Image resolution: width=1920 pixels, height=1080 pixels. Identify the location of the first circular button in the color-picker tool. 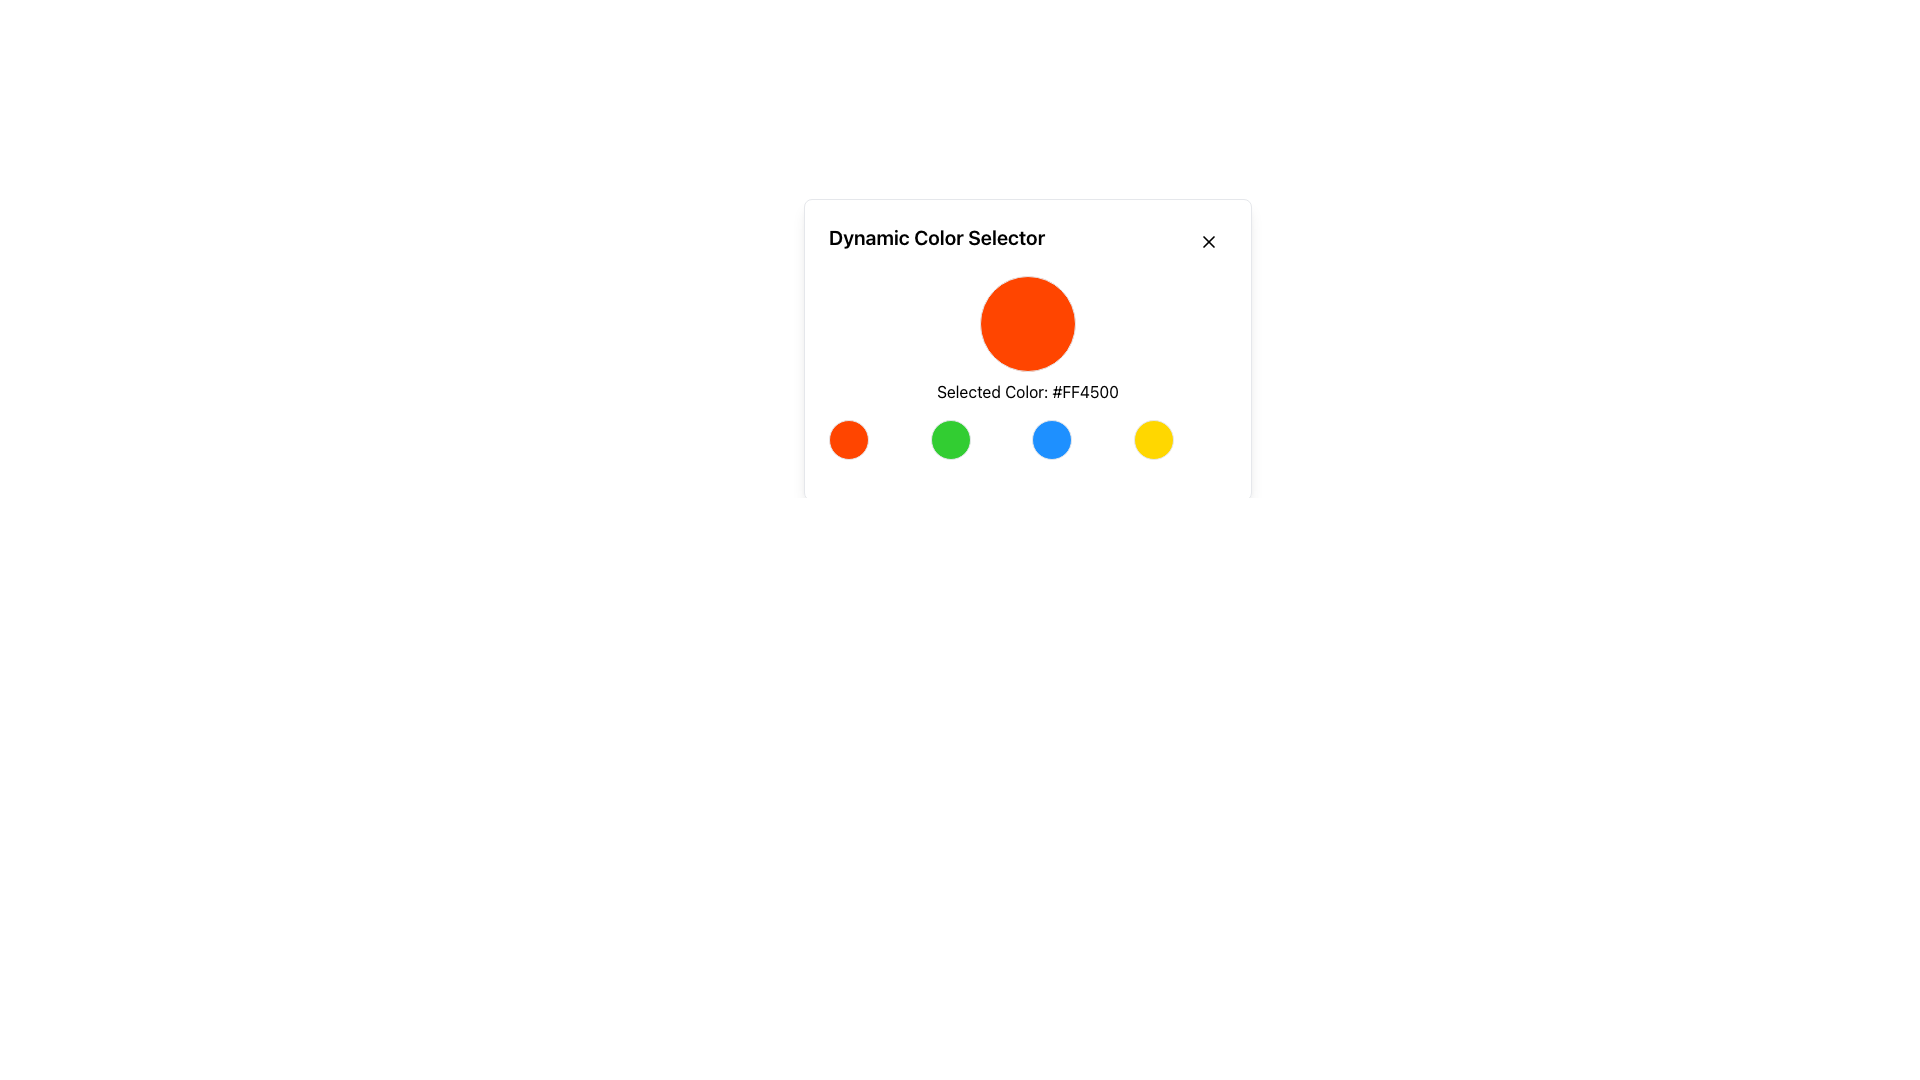
(849, 438).